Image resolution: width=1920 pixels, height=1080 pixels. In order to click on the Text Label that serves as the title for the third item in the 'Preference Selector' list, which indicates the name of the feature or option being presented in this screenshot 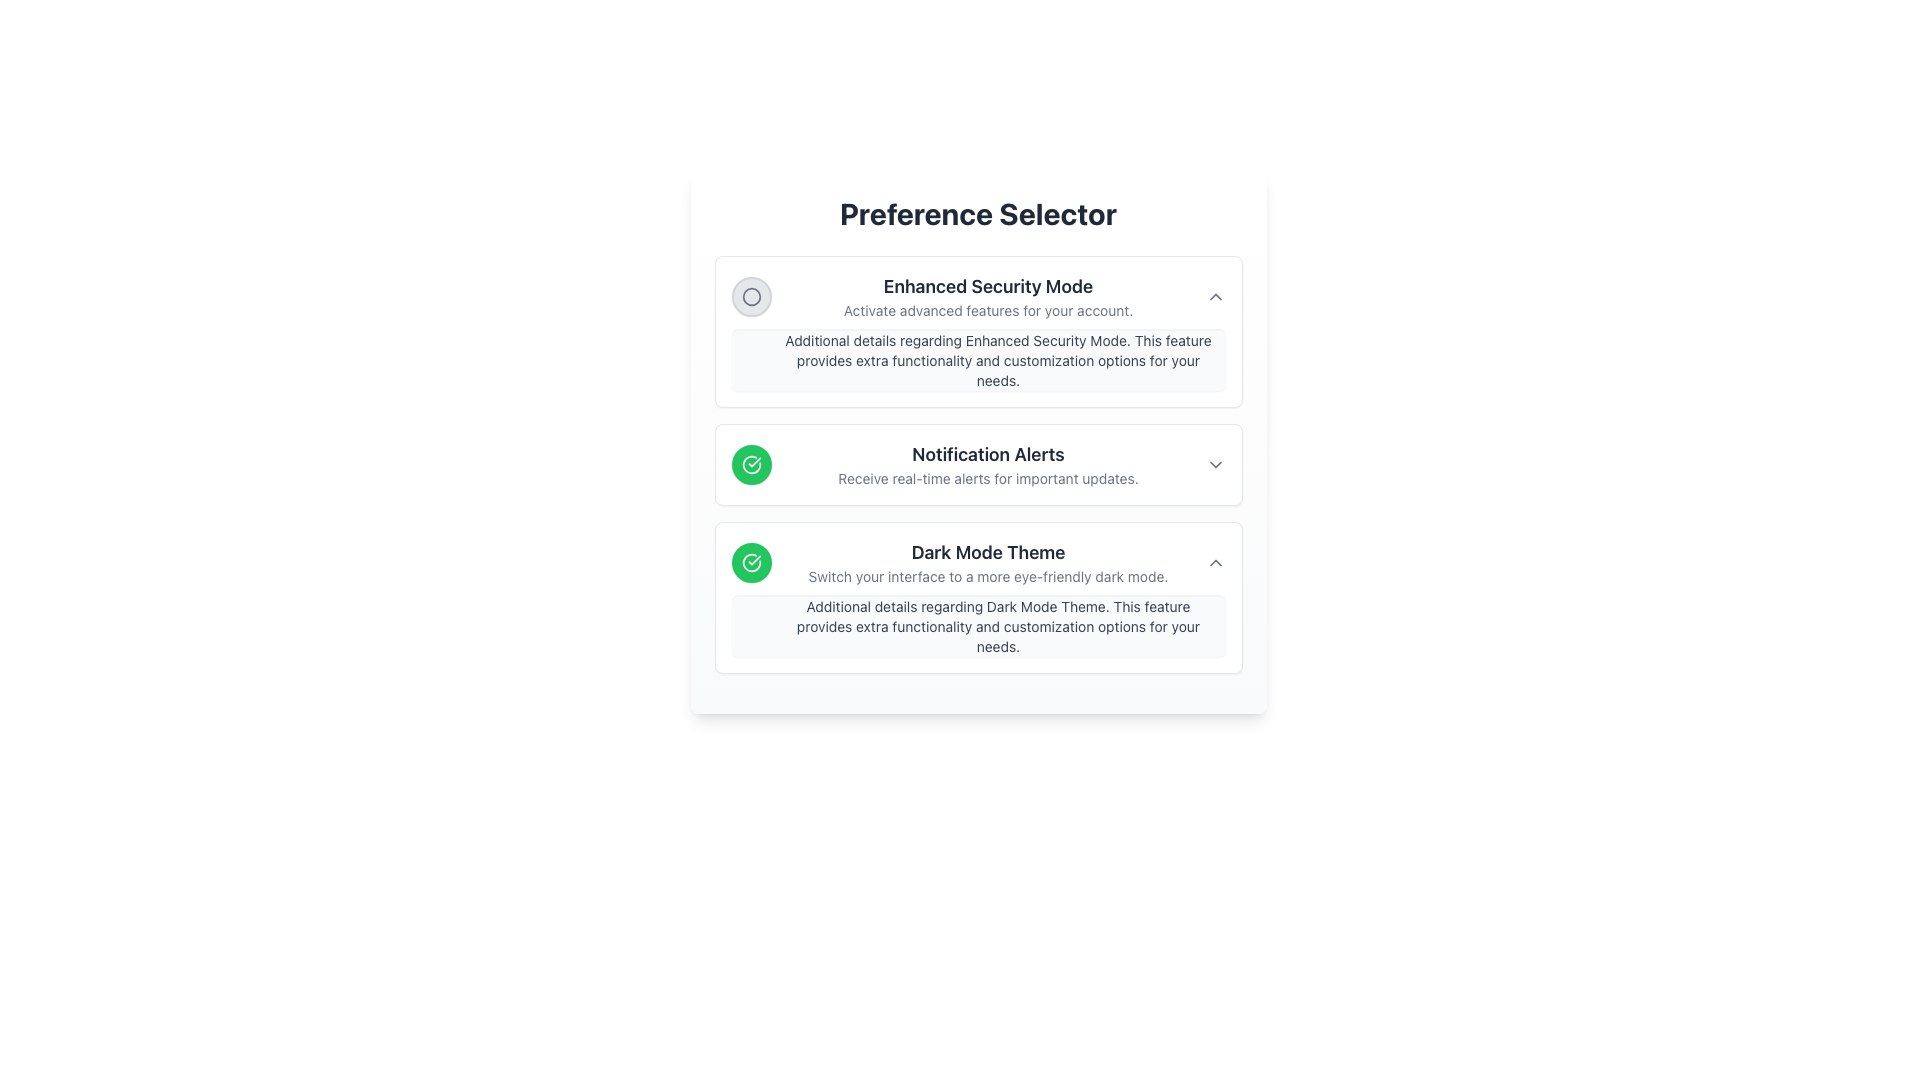, I will do `click(988, 552)`.